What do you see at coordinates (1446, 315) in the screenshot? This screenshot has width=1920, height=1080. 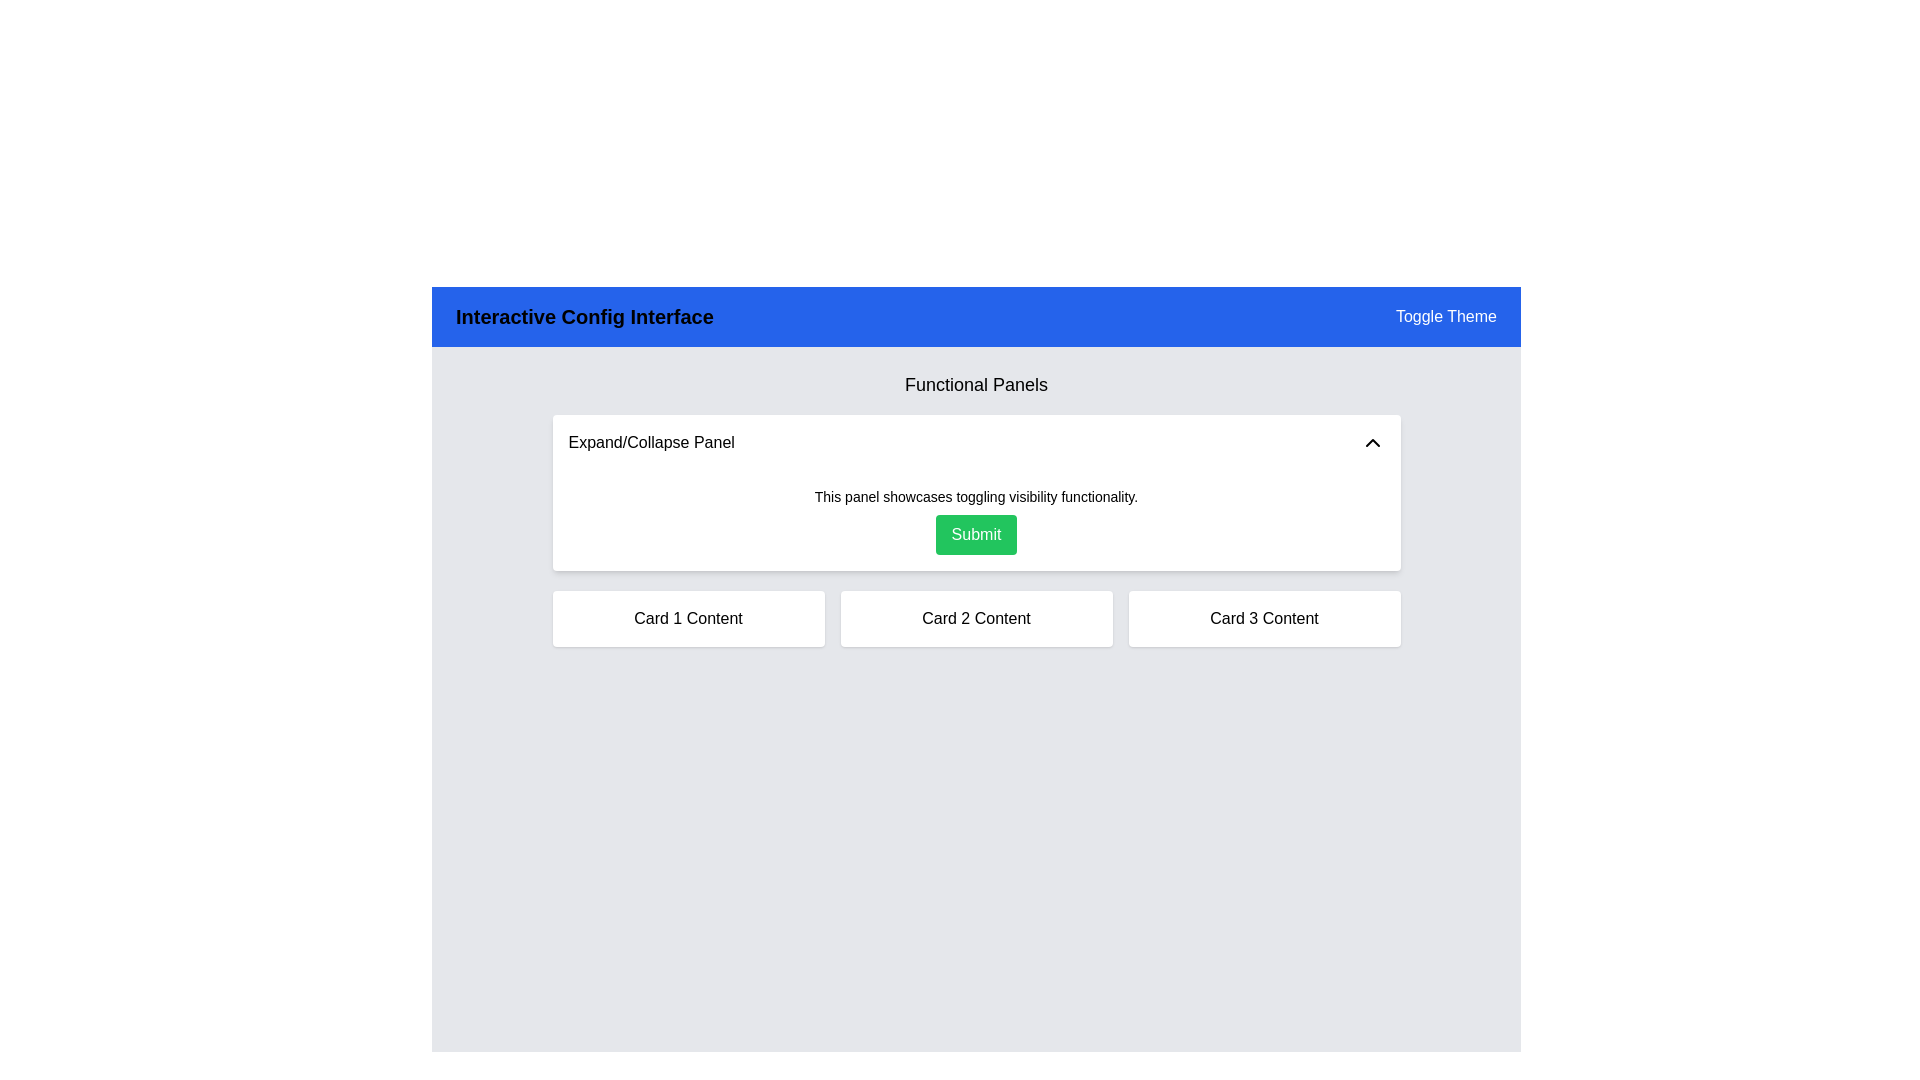 I see `the 'Toggle Theme' button located in the top-right corner of the blue header bar` at bounding box center [1446, 315].